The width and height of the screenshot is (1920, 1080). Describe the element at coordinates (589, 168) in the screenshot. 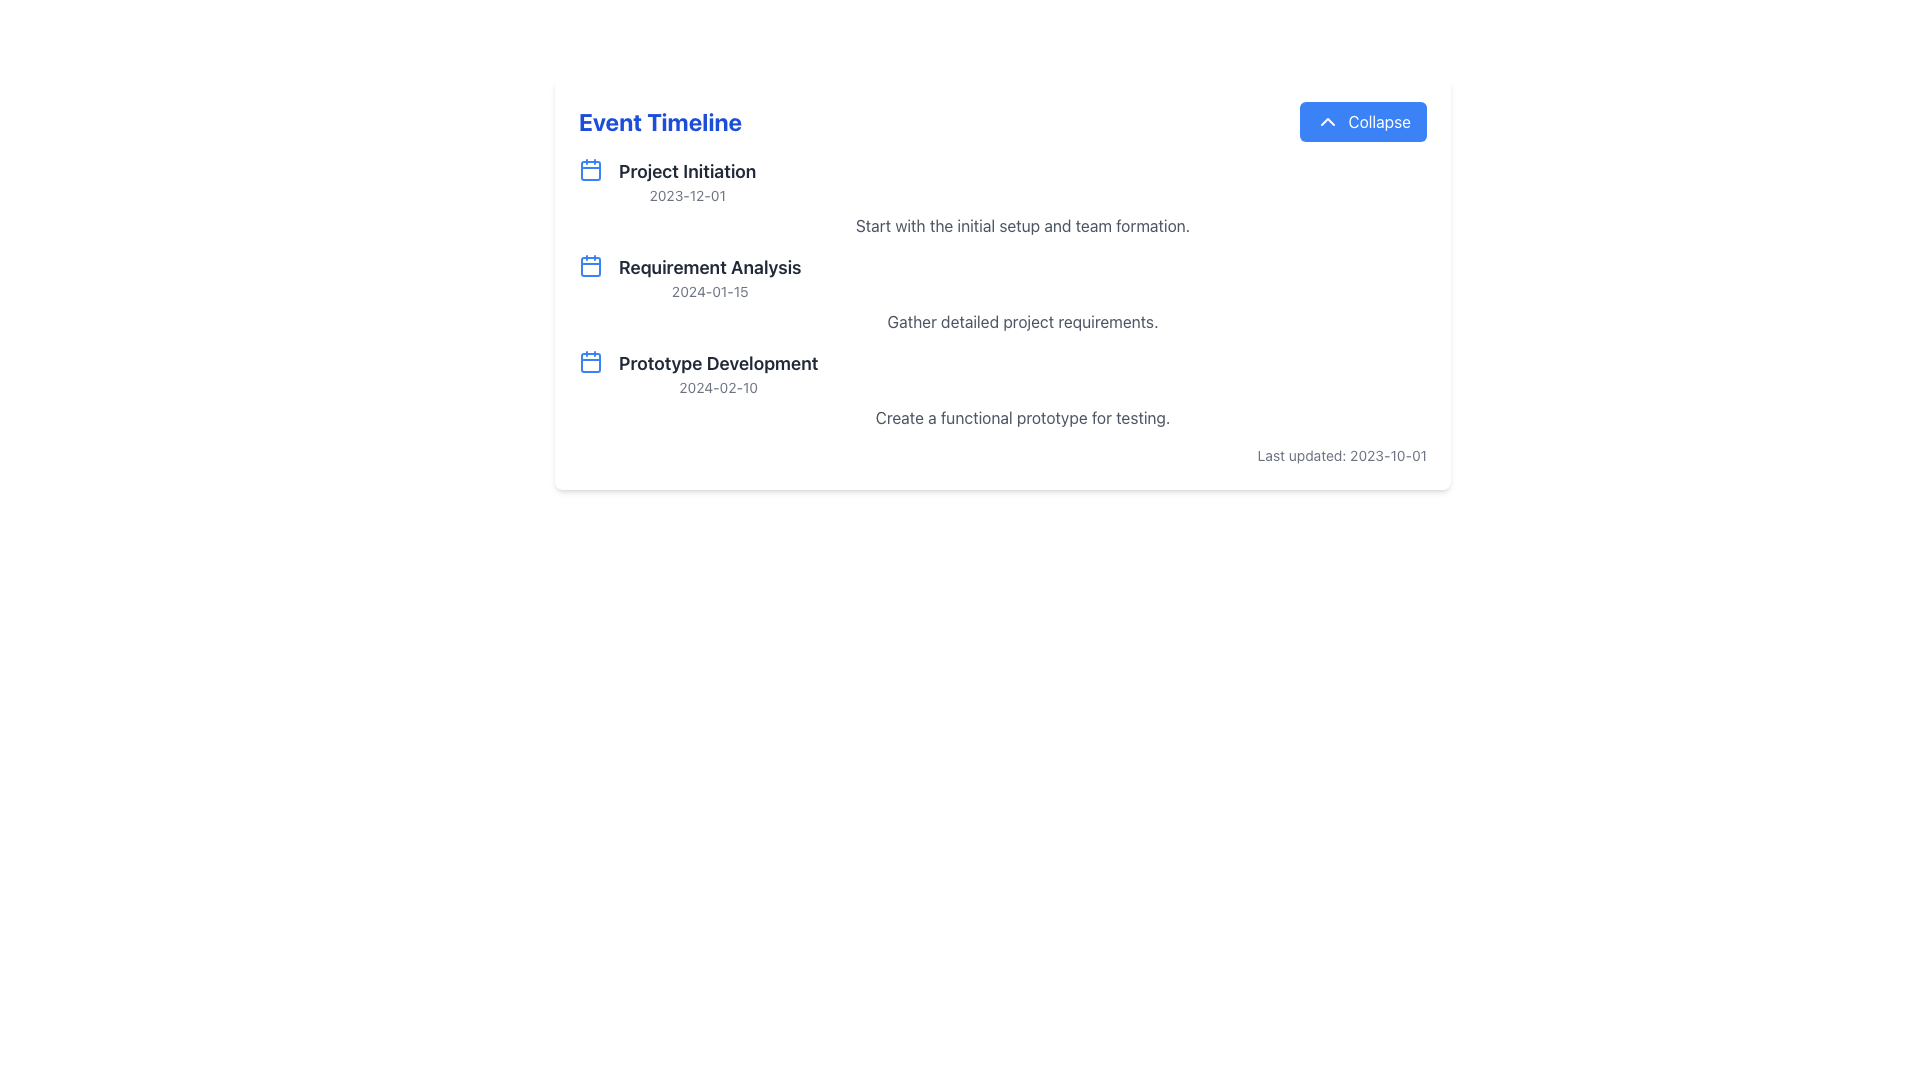

I see `the calendar icon representing the 'Project Initiation' event` at that location.